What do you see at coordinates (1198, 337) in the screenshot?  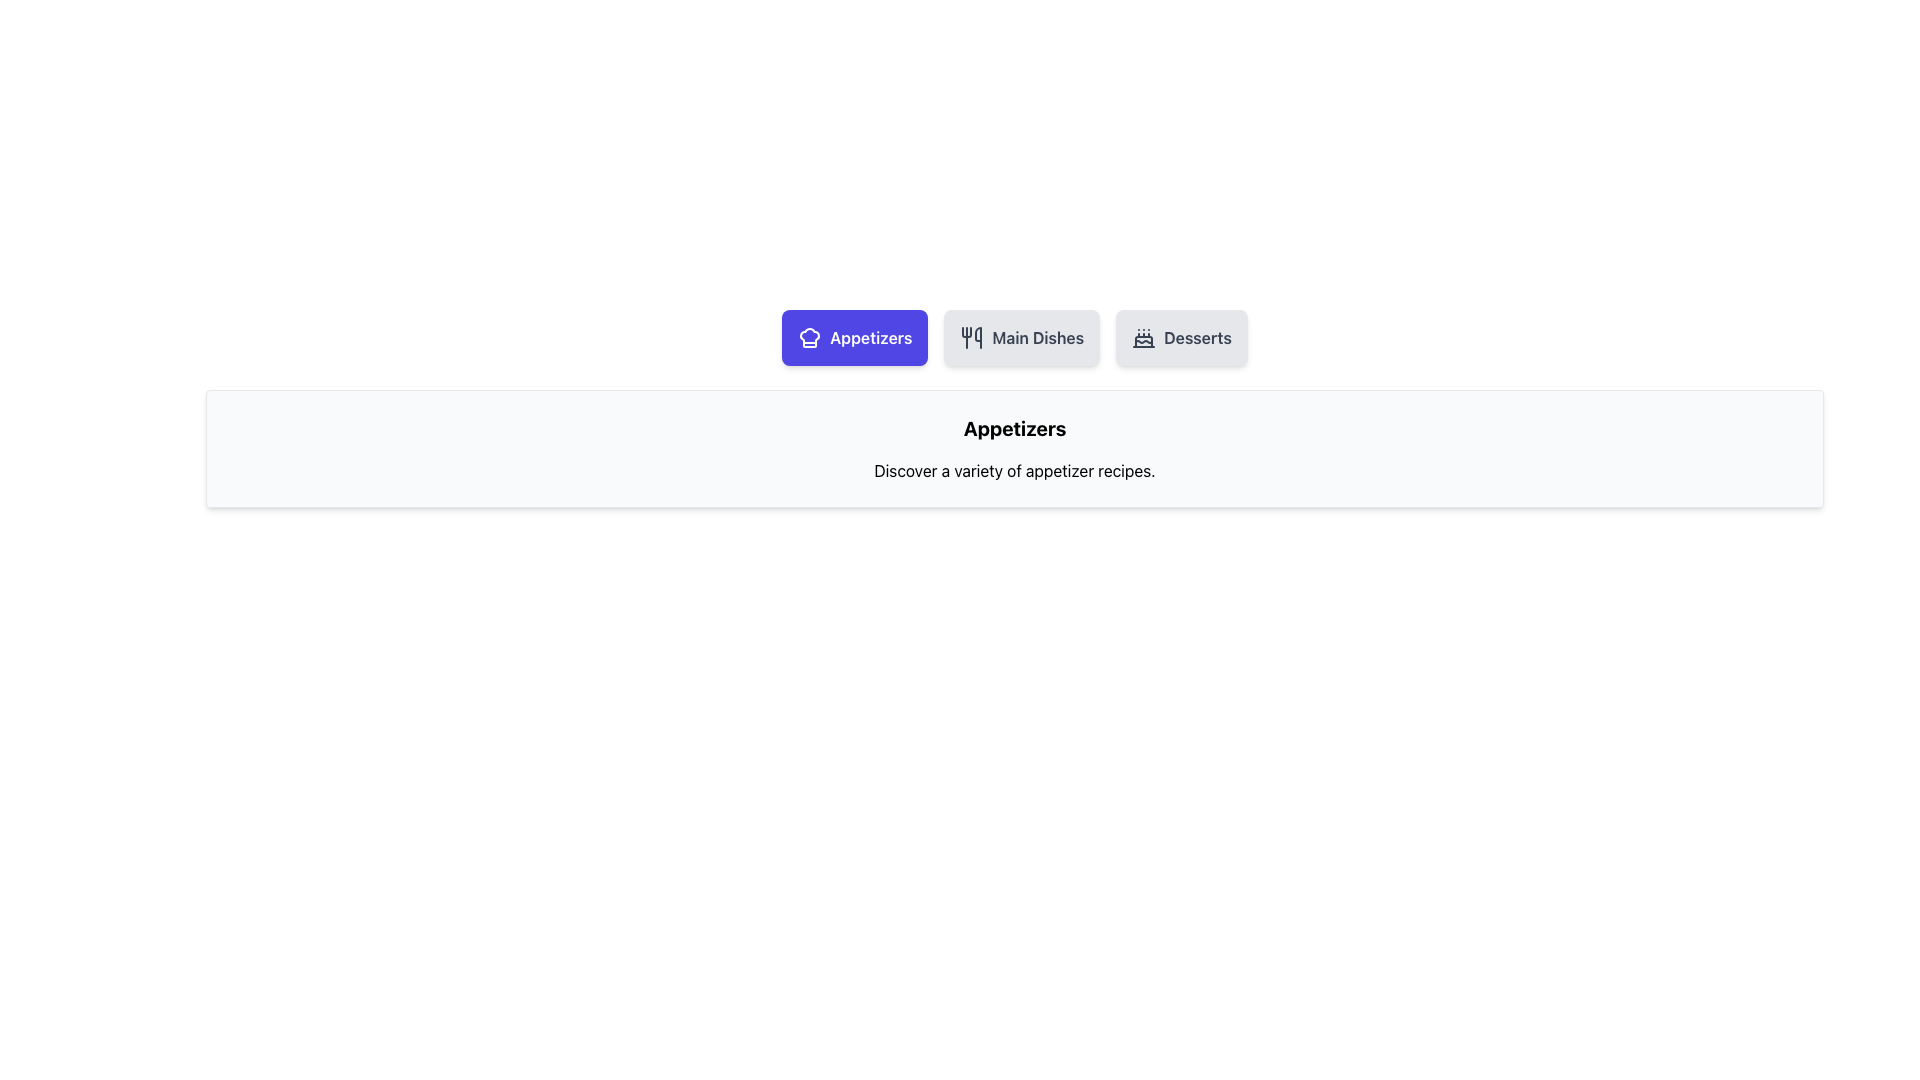 I see `the 'Desserts' text label, which is the rightmost item in a three-item horizontal navigation bar, styled in bold with a darker shade of gray` at bounding box center [1198, 337].